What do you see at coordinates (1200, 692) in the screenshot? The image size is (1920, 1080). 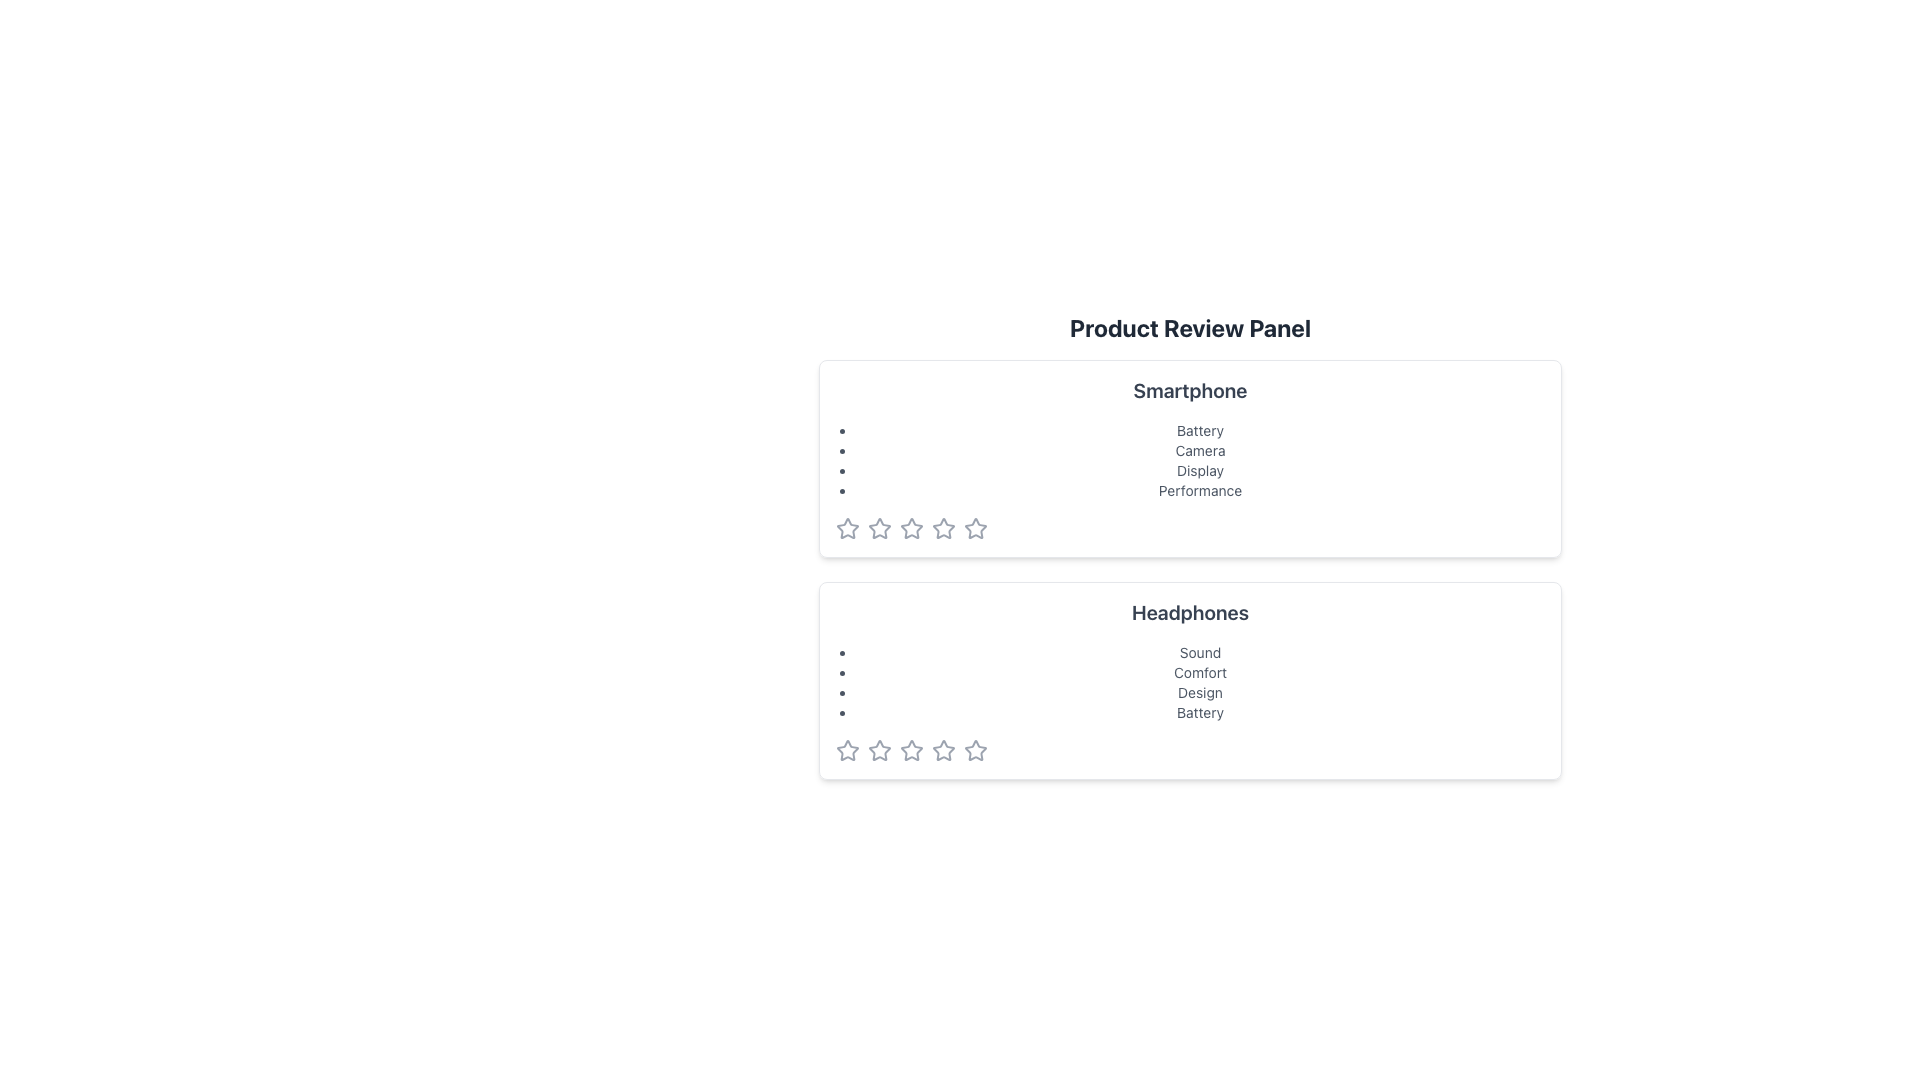 I see `the text label displaying 'Design', which is the third bullet point in the list related to 'Headphones'` at bounding box center [1200, 692].